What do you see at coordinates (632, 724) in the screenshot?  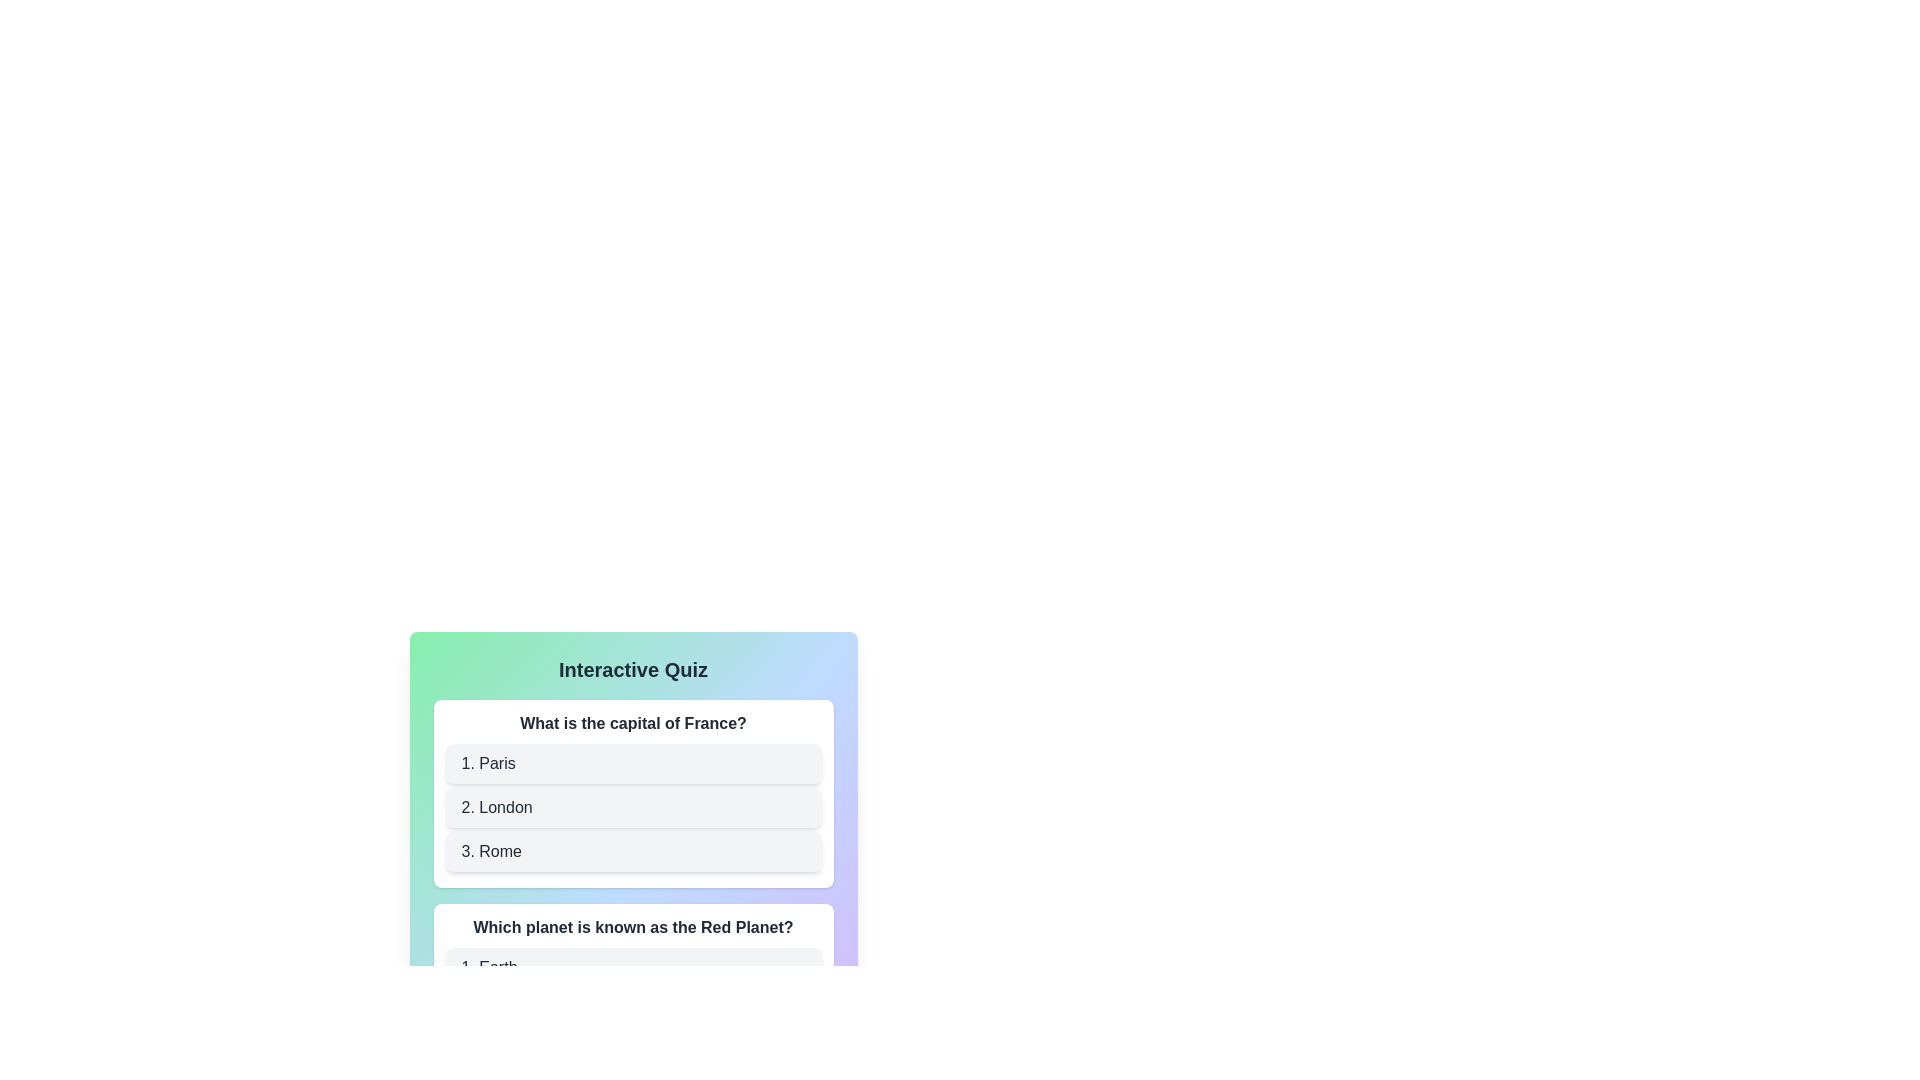 I see `text content of the bold text label stating 'What is the capital of France?', which is located above the answer options in the quiz interface` at bounding box center [632, 724].